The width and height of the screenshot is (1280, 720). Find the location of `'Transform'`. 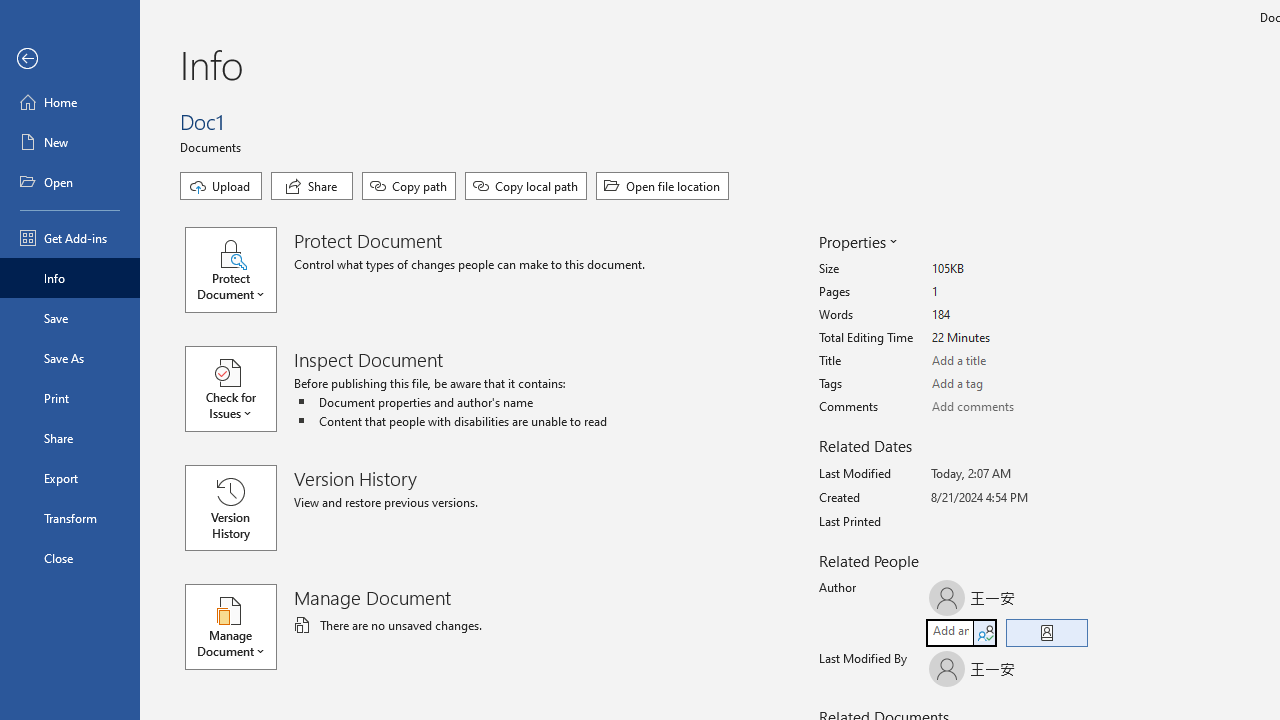

'Transform' is located at coordinates (69, 517).